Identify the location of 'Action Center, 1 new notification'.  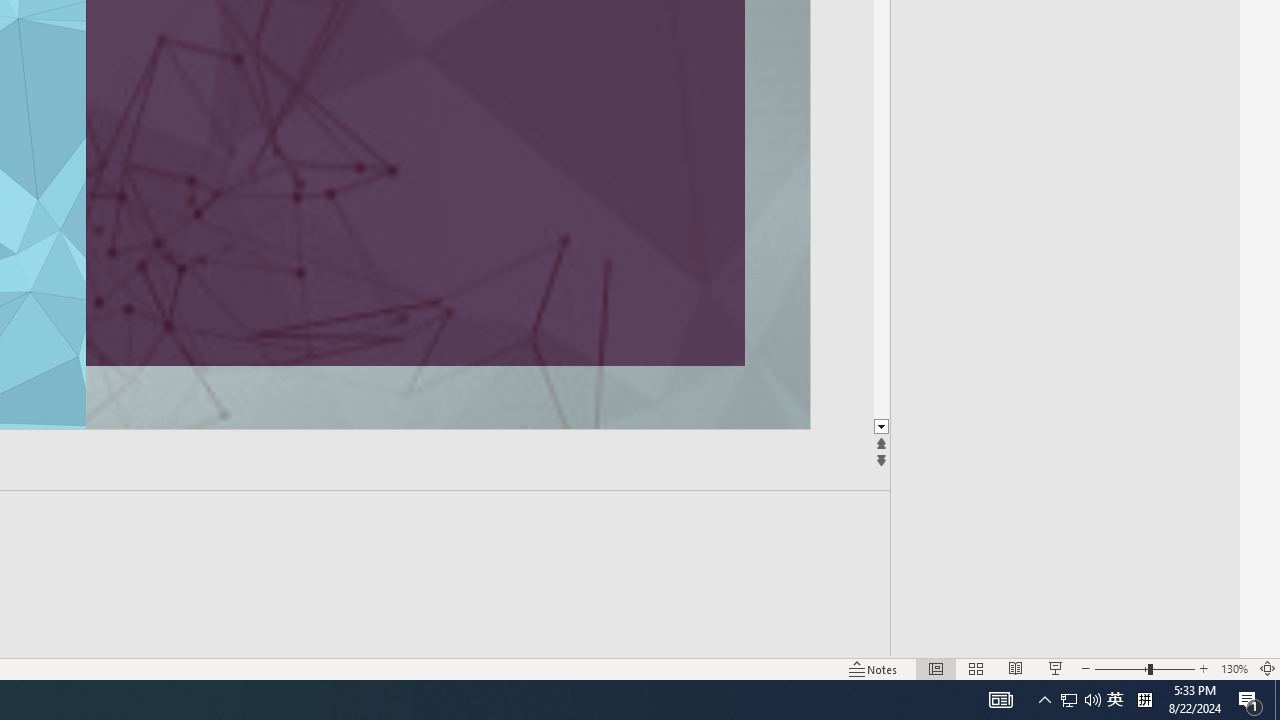
(1250, 698).